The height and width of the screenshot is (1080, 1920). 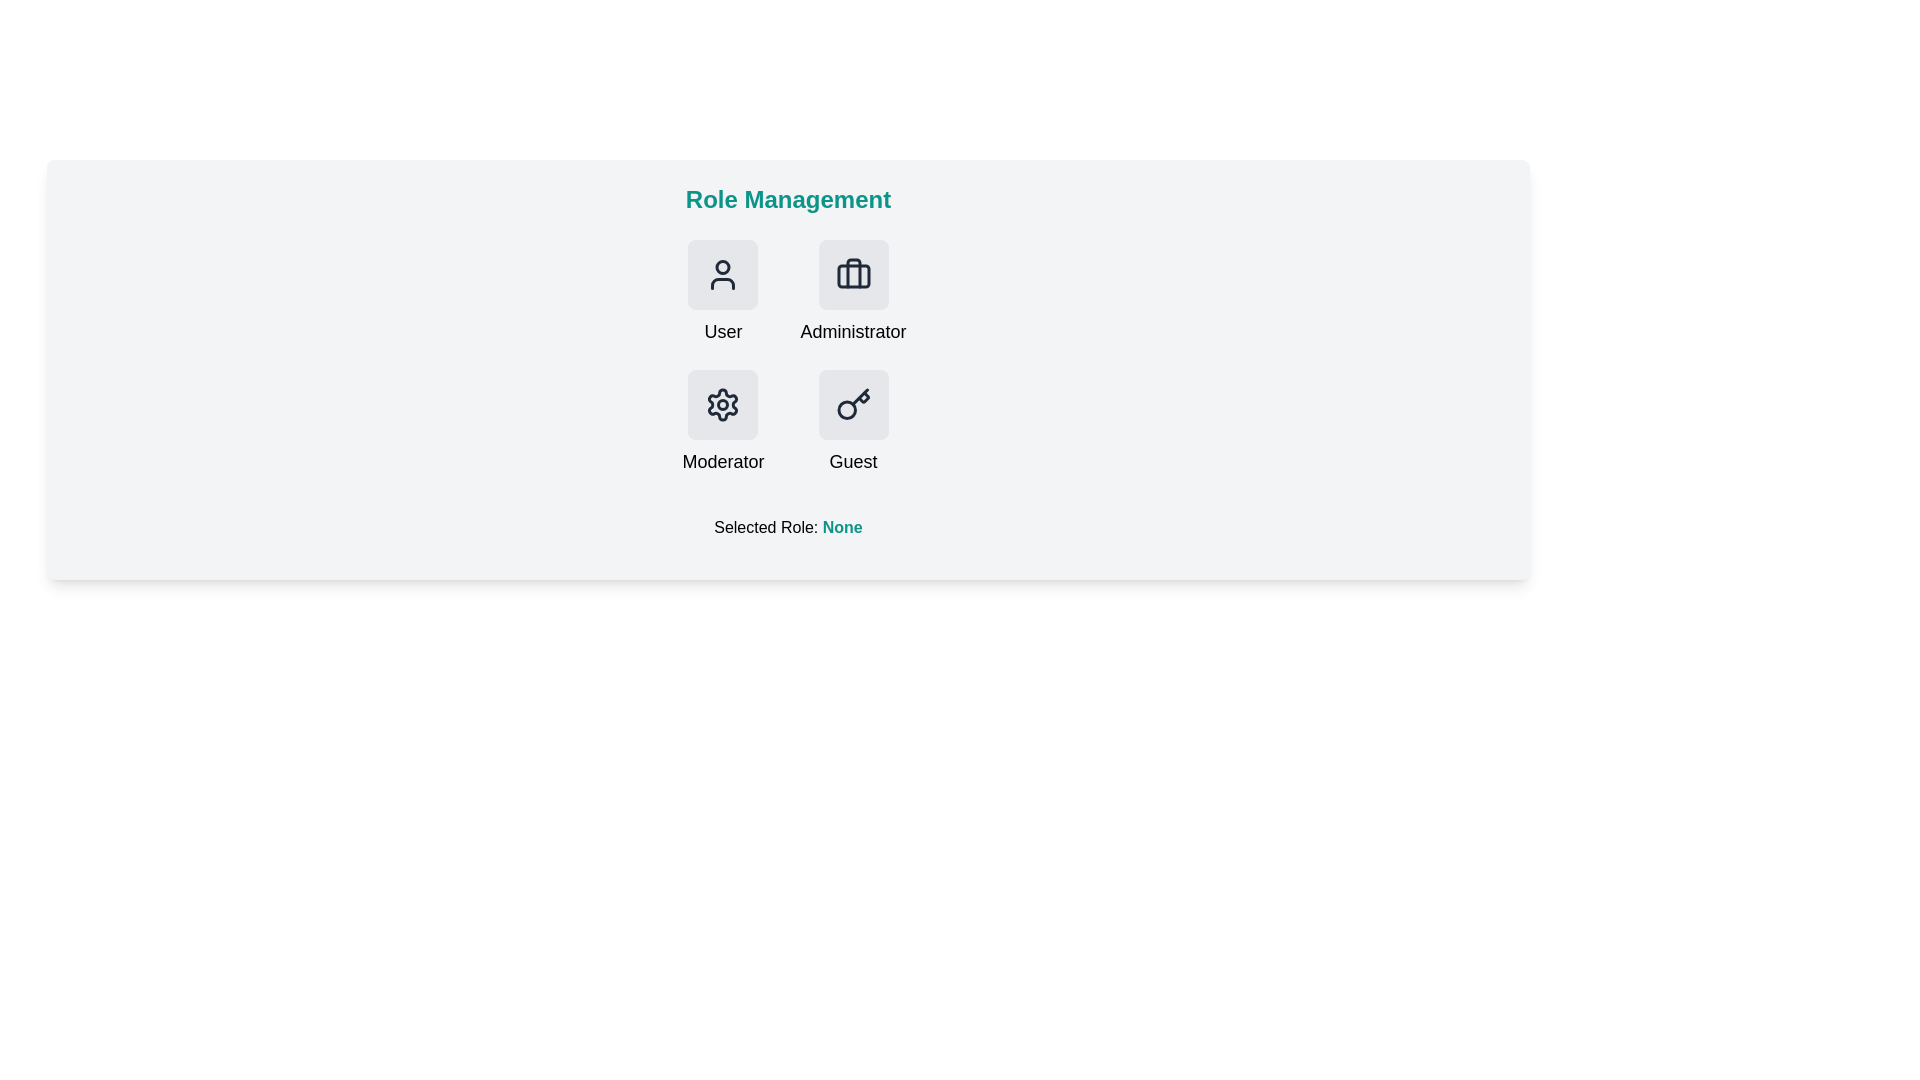 I want to click on the small circular decorative element within the gear-like icon, which is the central part of the gear icon located in the second row, left column of the grid layout, so click(x=722, y=405).